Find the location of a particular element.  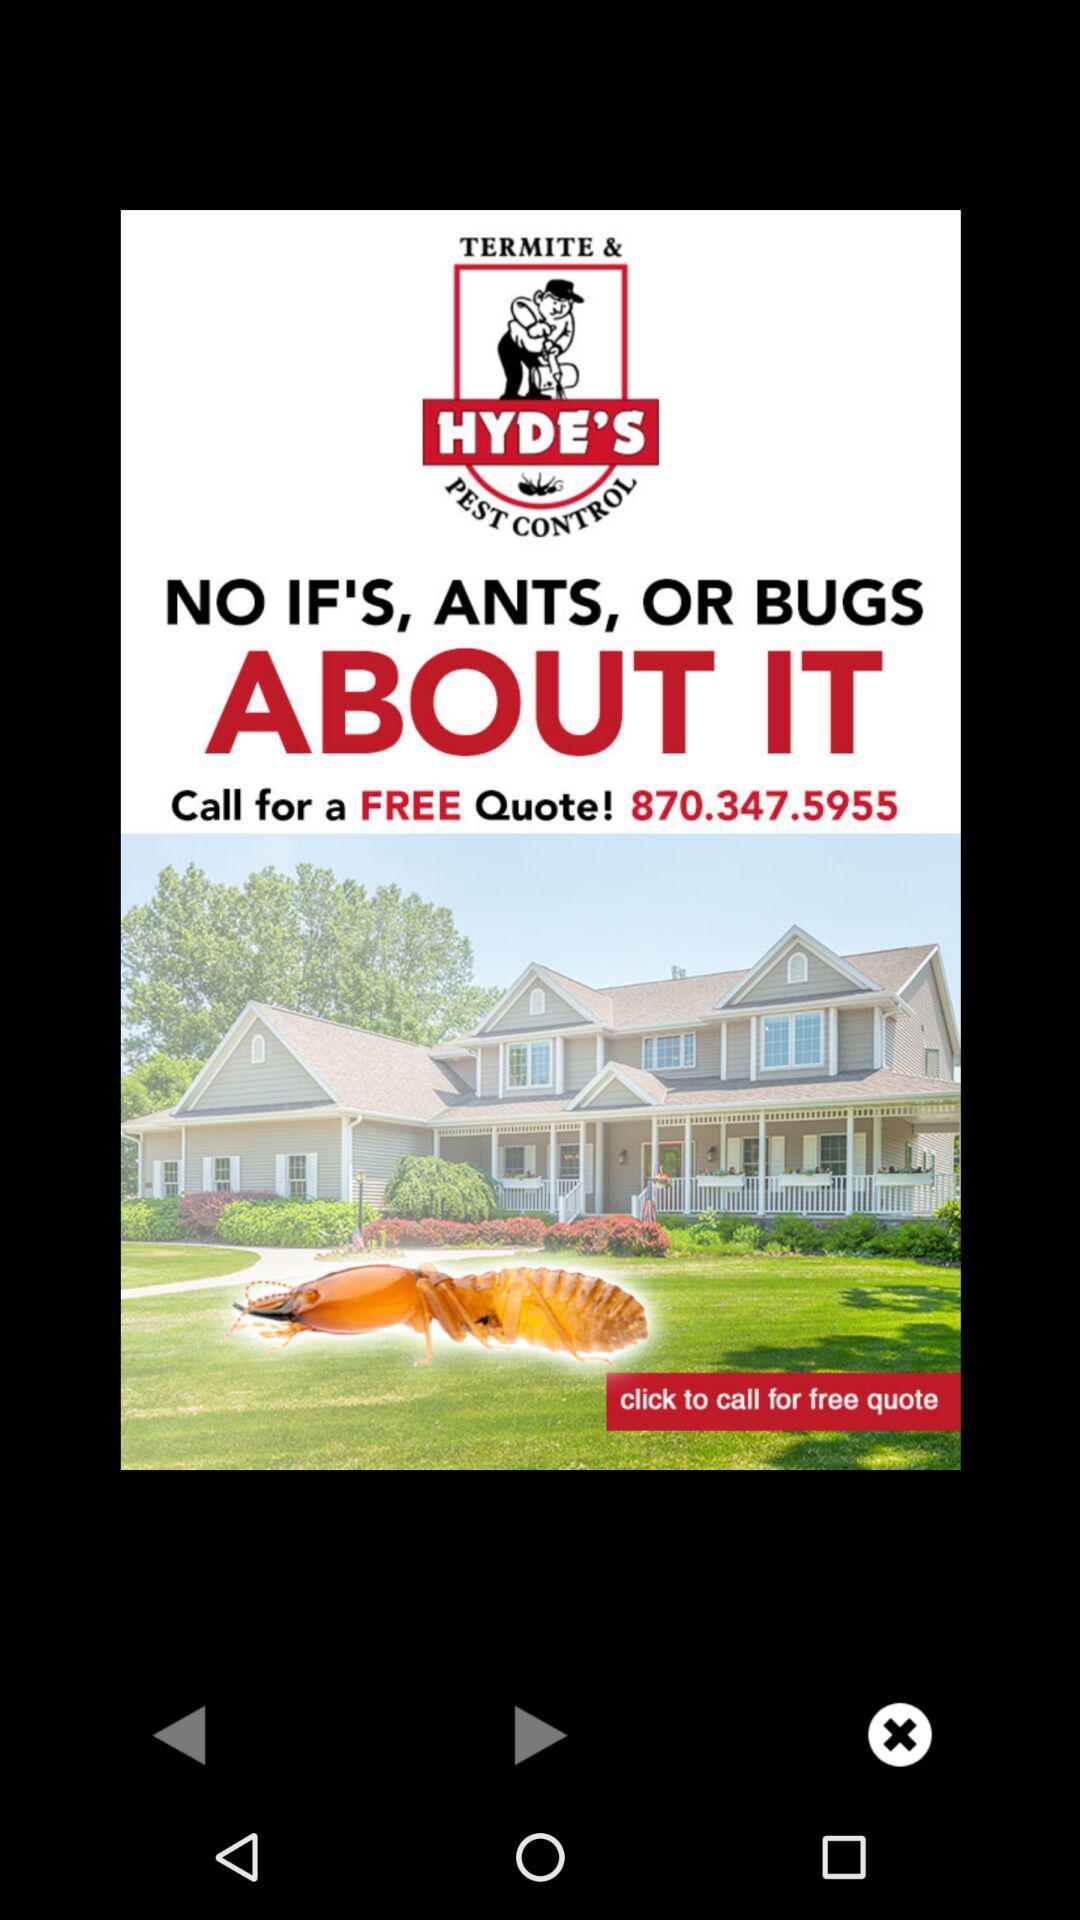

close is located at coordinates (898, 1733).